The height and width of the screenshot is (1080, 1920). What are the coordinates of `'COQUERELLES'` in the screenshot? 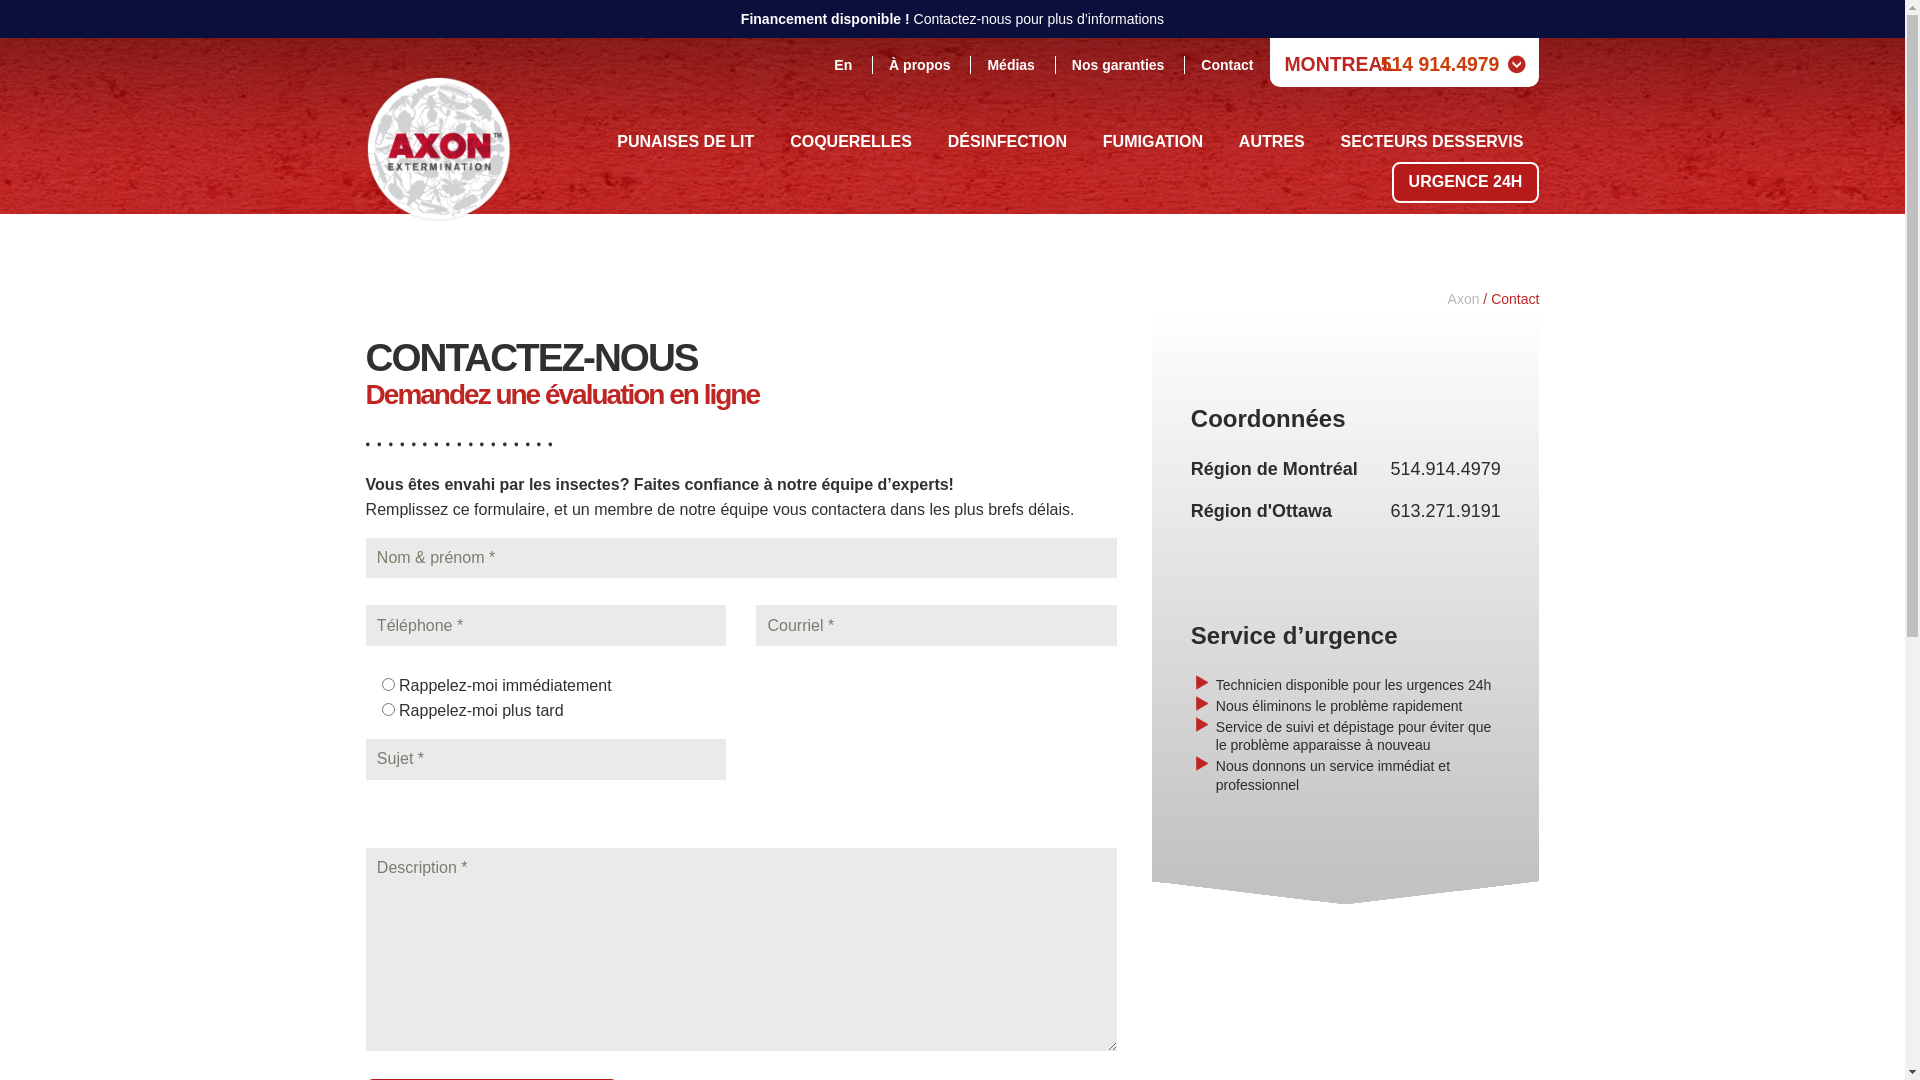 It's located at (850, 141).